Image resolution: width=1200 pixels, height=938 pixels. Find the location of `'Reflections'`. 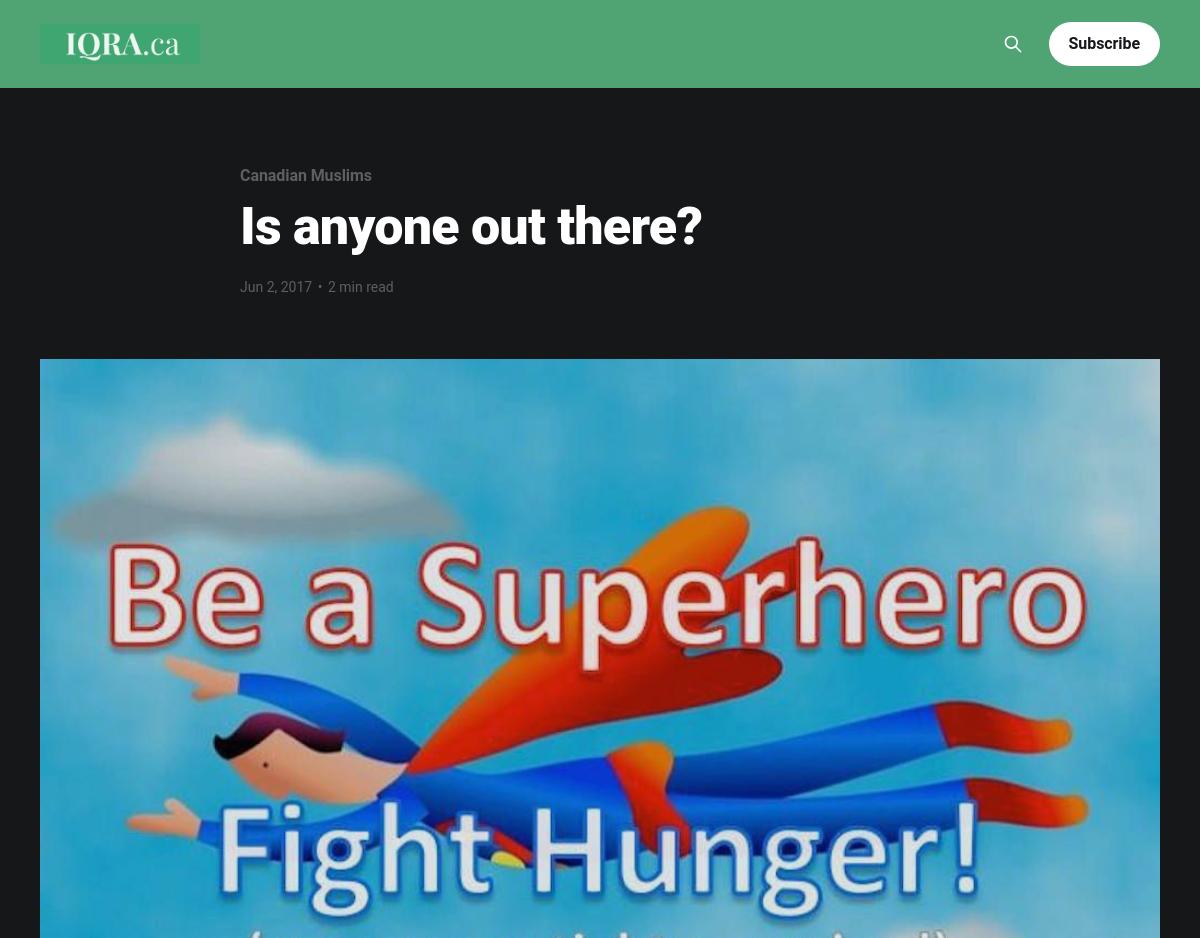

'Reflections' is located at coordinates (517, 14).